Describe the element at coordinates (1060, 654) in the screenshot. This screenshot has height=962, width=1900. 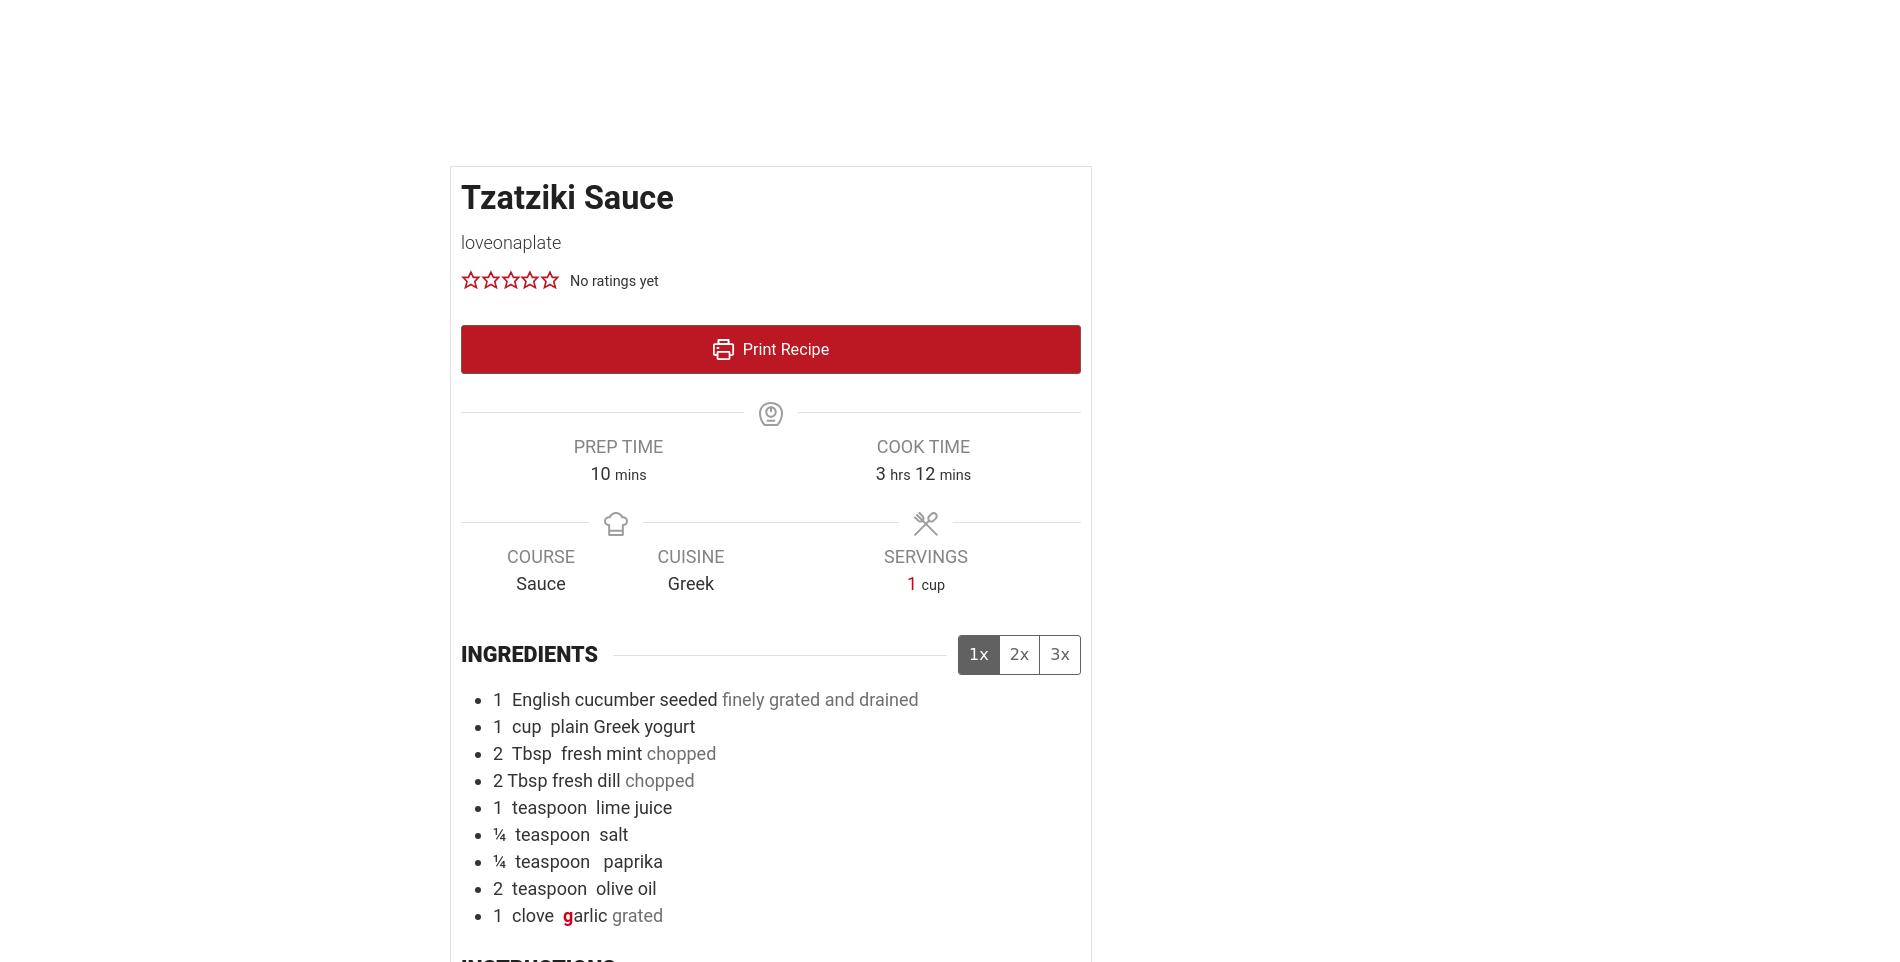
I see `'3x'` at that location.